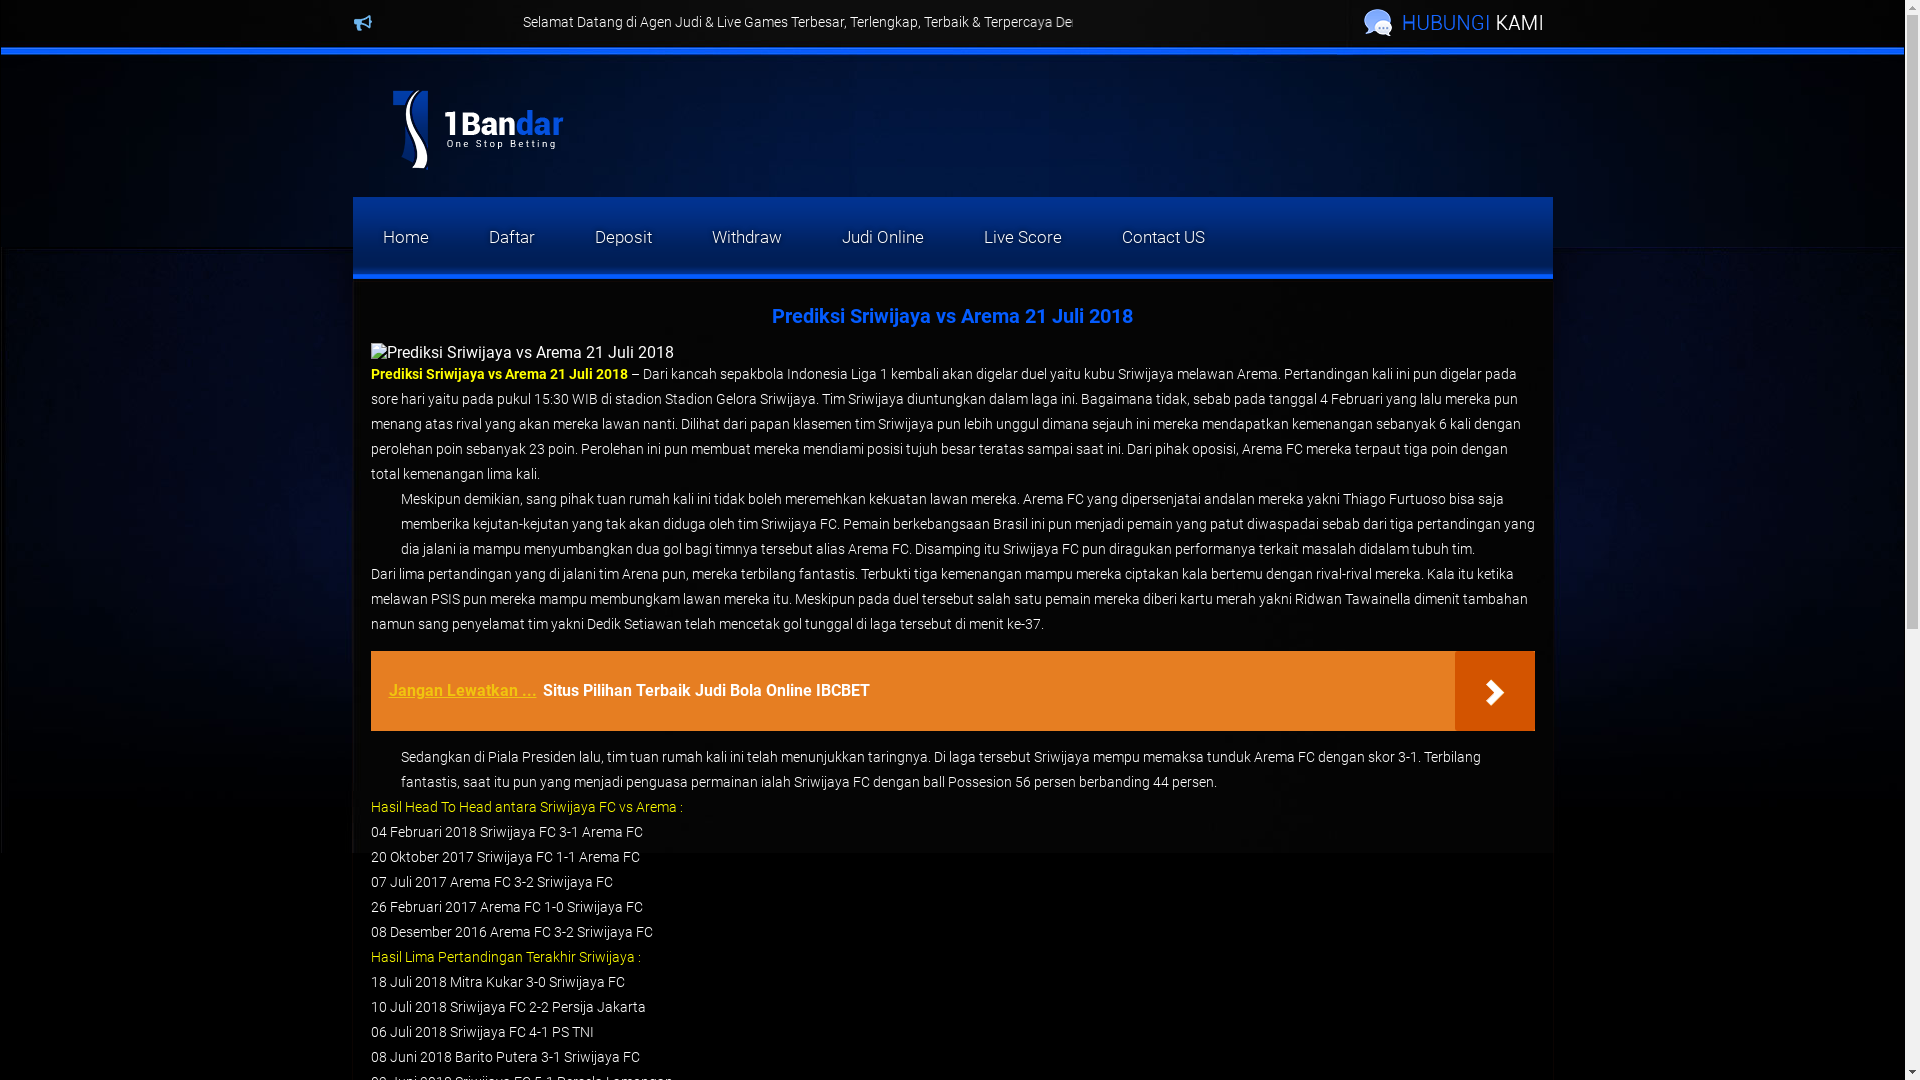  Describe the element at coordinates (498, 374) in the screenshot. I see `'Prediksi Sriwijaya vs Arema 21 Juli 2018'` at that location.